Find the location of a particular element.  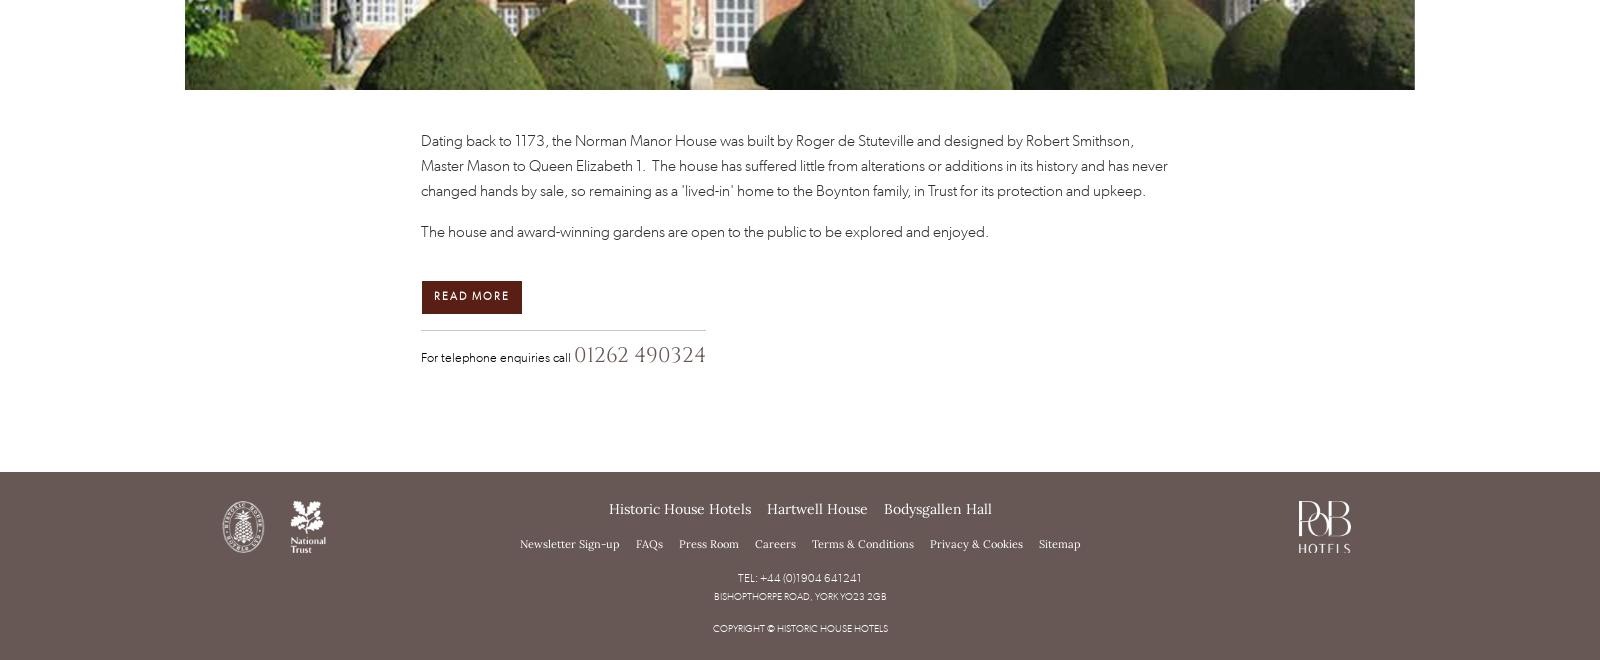

'Sitemap' is located at coordinates (1059, 542).